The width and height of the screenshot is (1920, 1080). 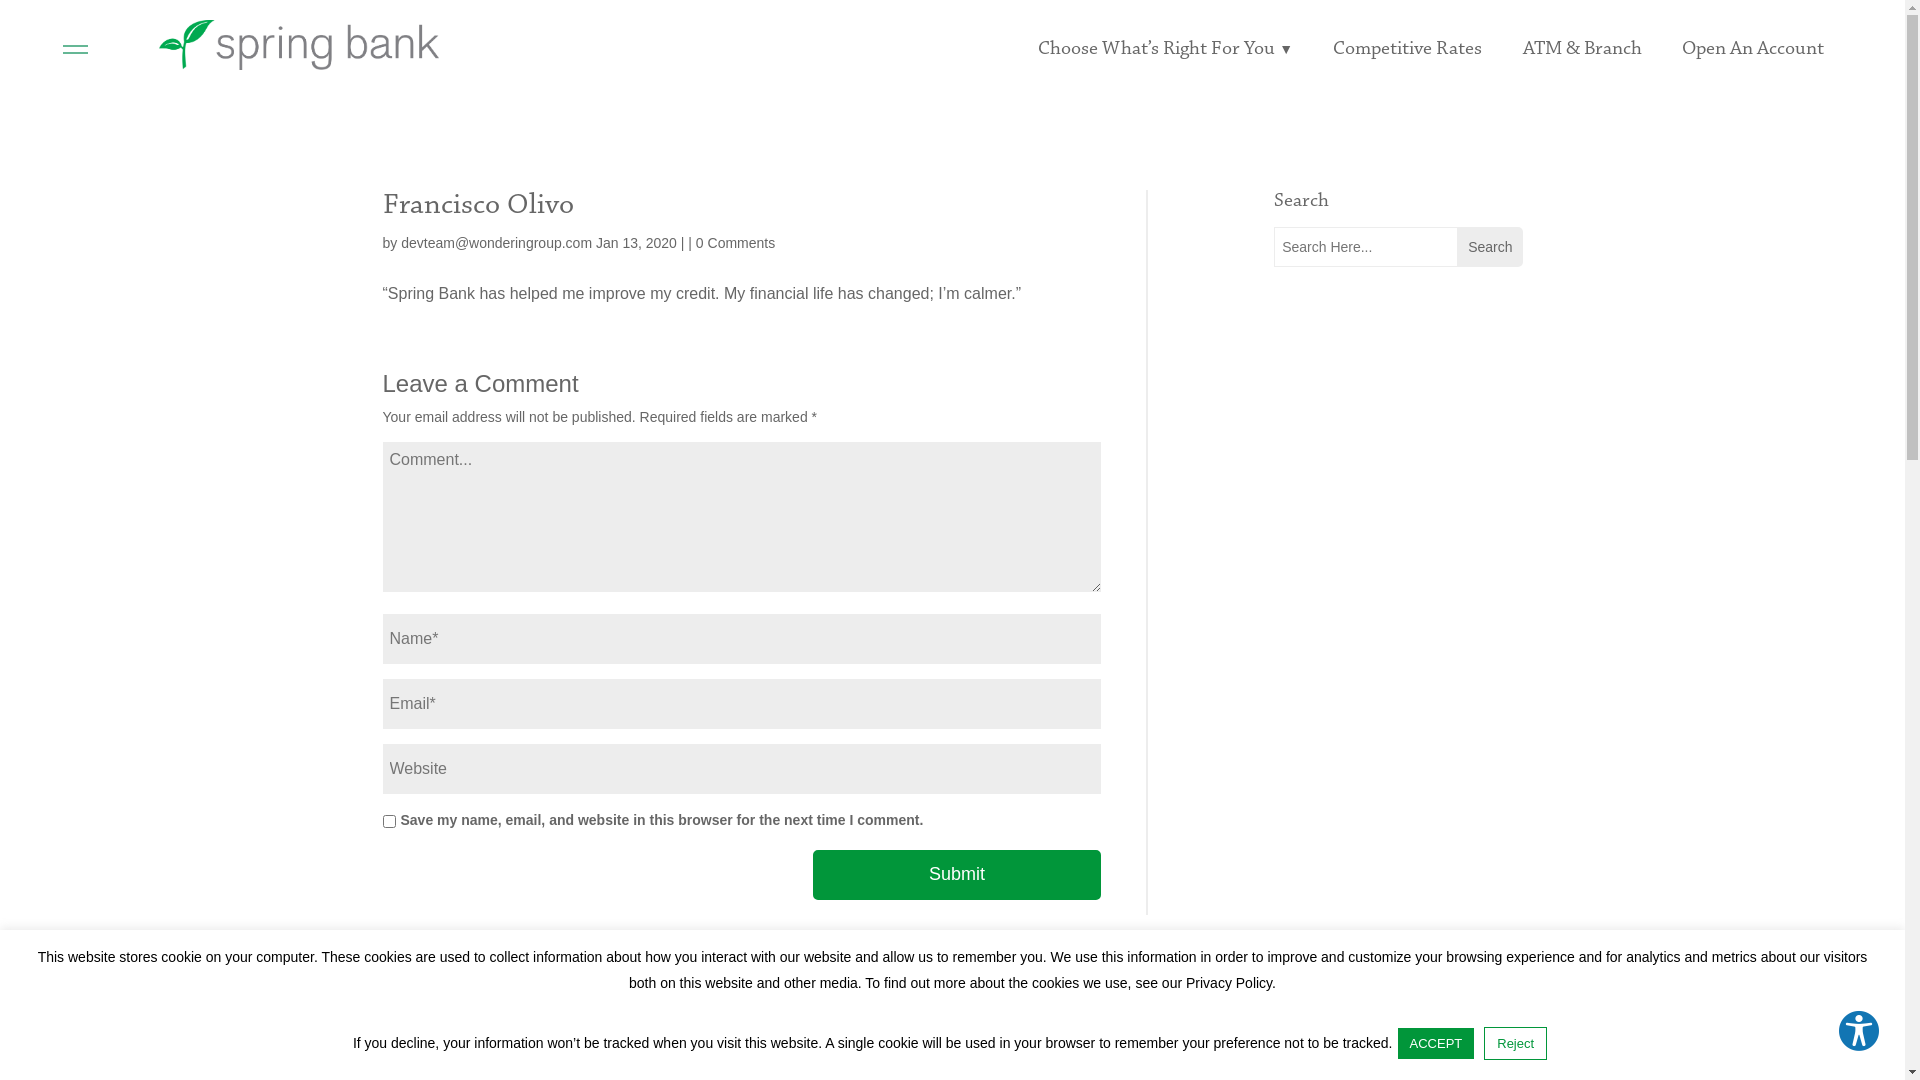 I want to click on 'Submit', so click(x=955, y=874).